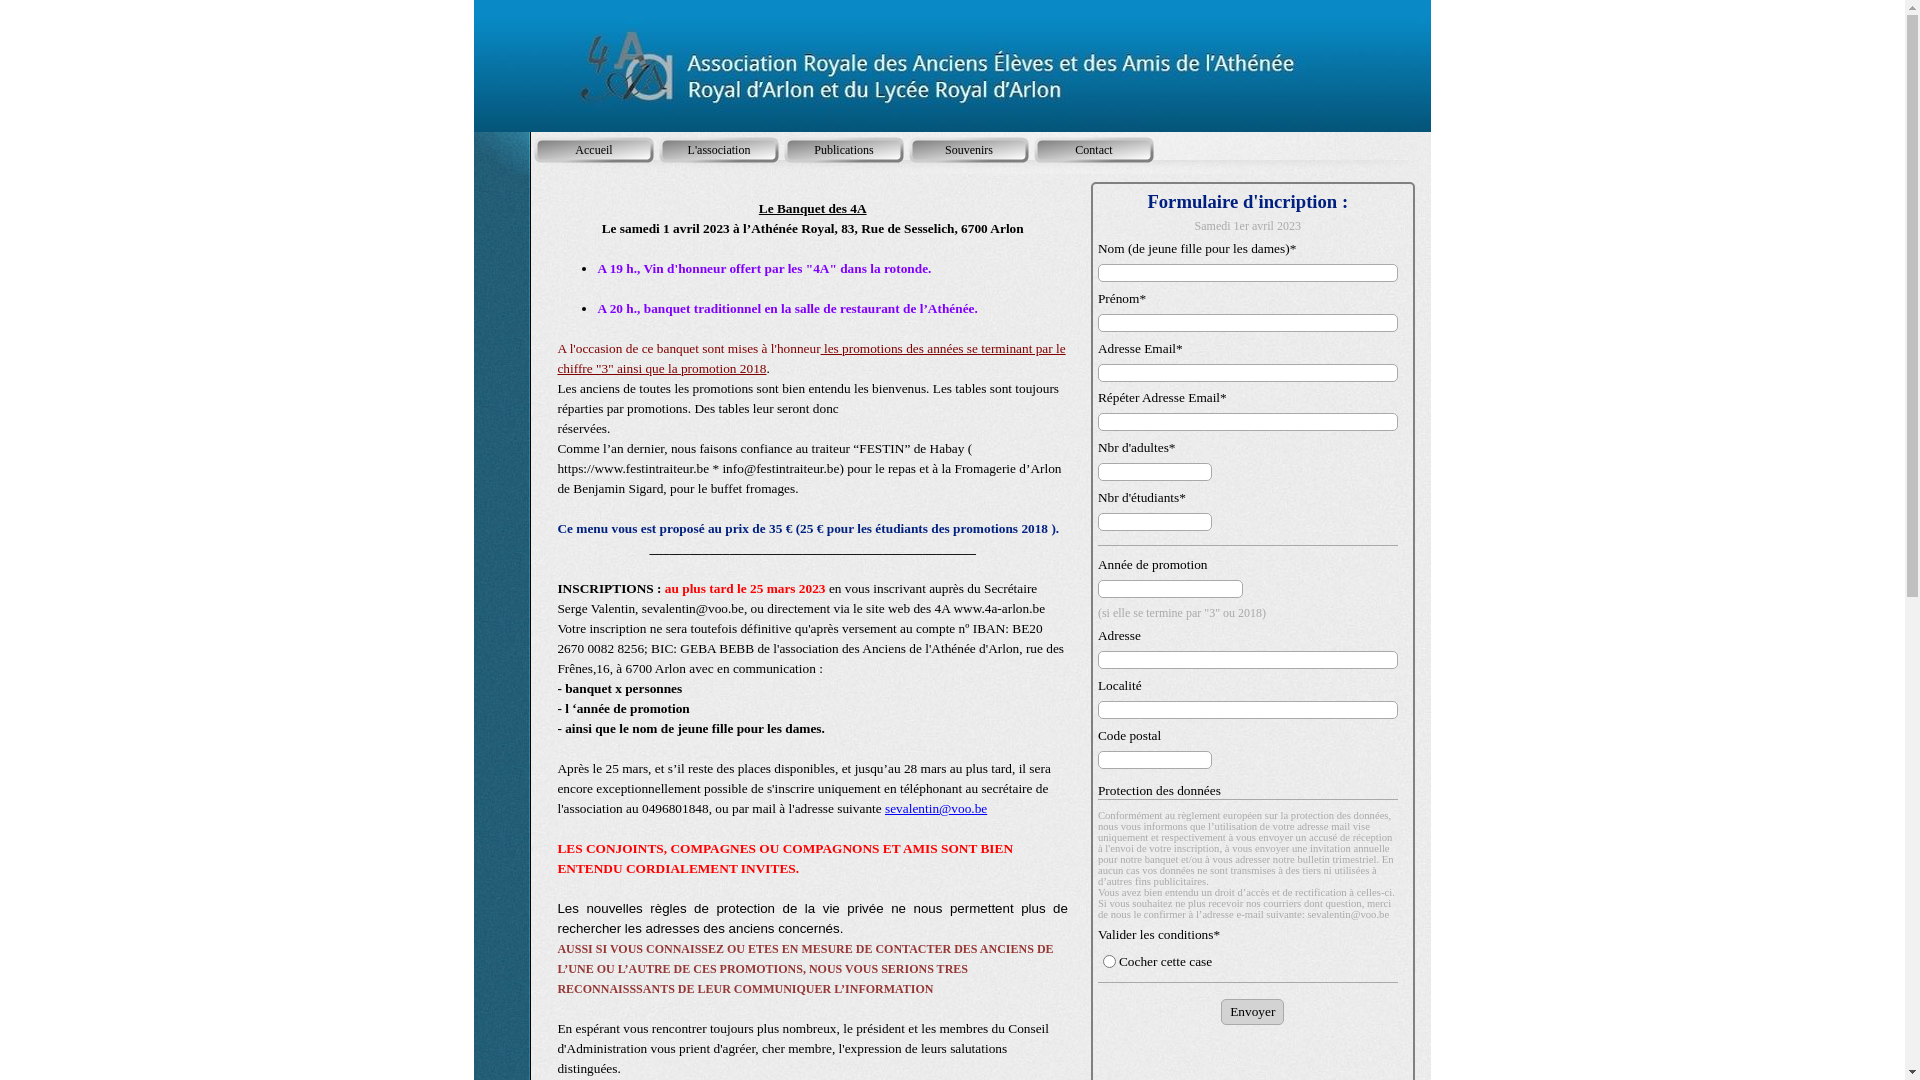 This screenshot has height=1080, width=1920. What do you see at coordinates (1093, 149) in the screenshot?
I see `'Contact'` at bounding box center [1093, 149].